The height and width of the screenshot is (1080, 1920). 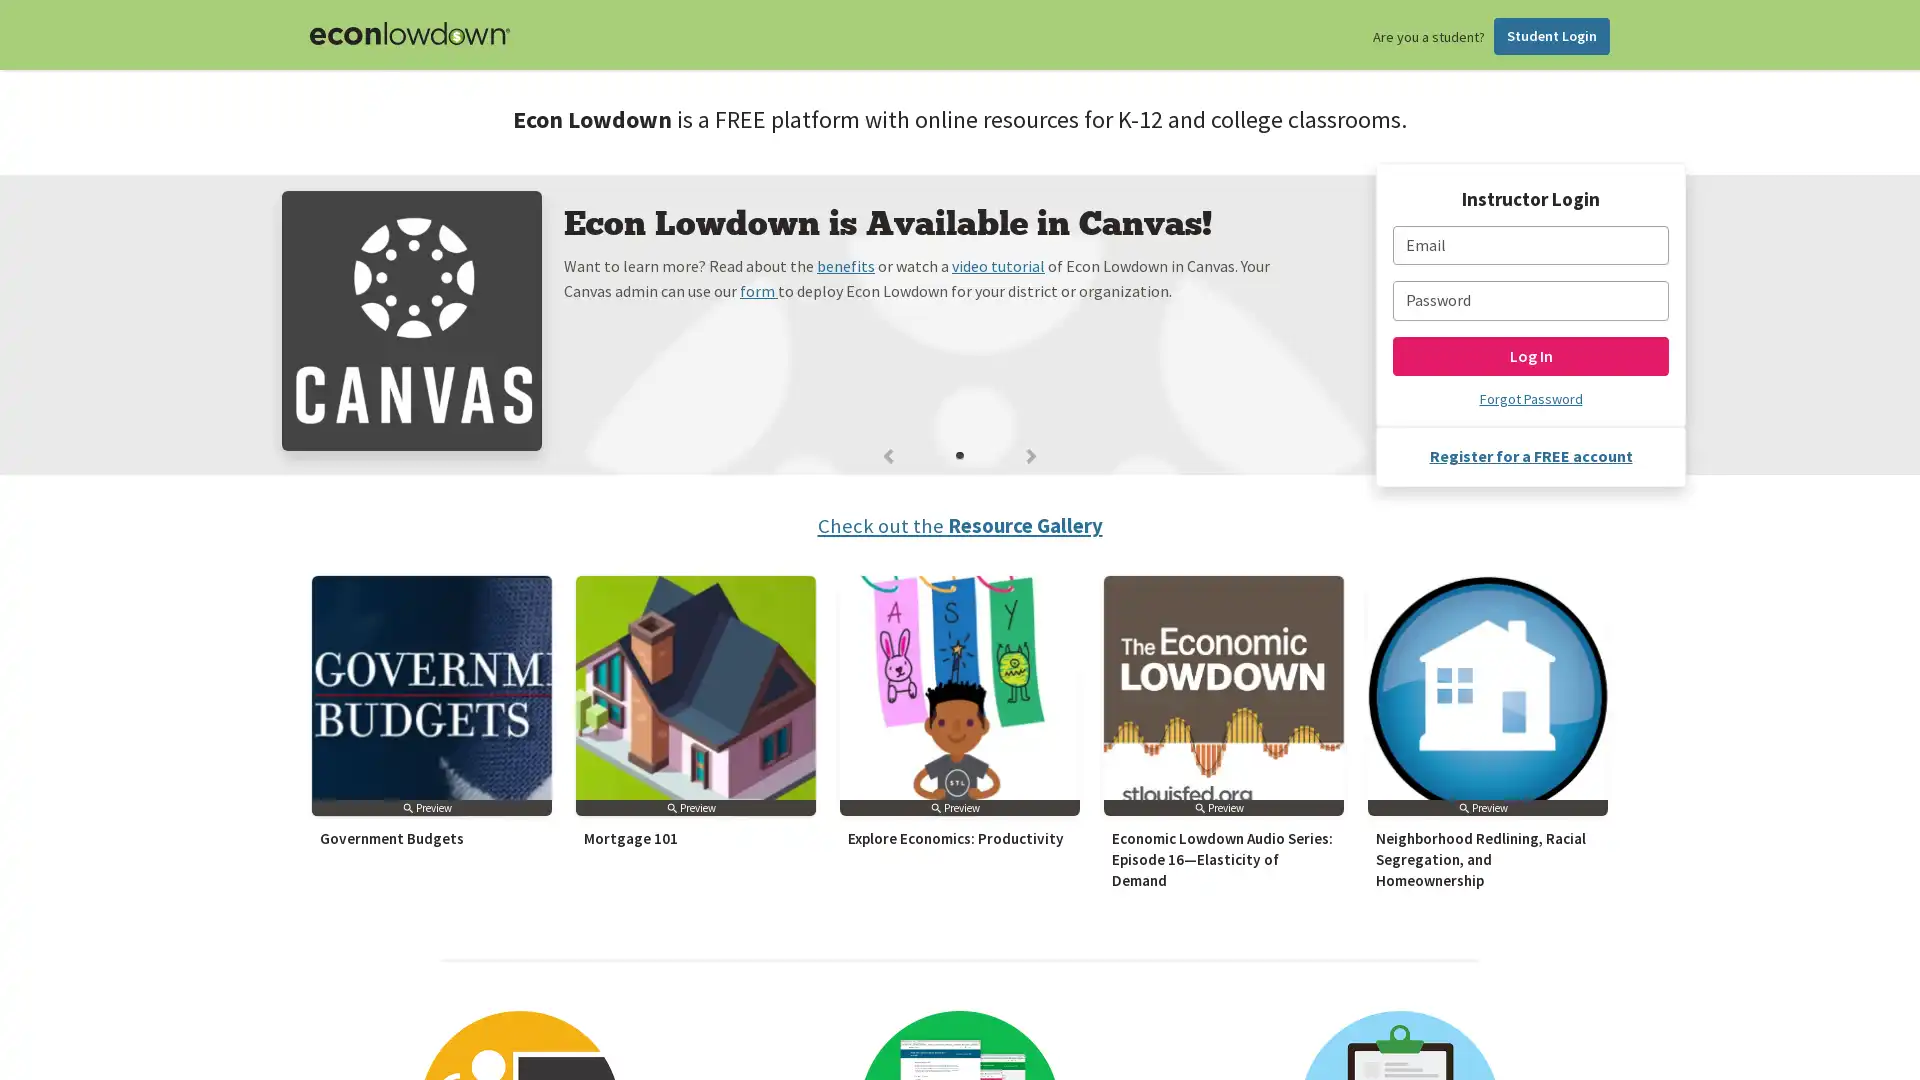 I want to click on Next, so click(x=1031, y=455).